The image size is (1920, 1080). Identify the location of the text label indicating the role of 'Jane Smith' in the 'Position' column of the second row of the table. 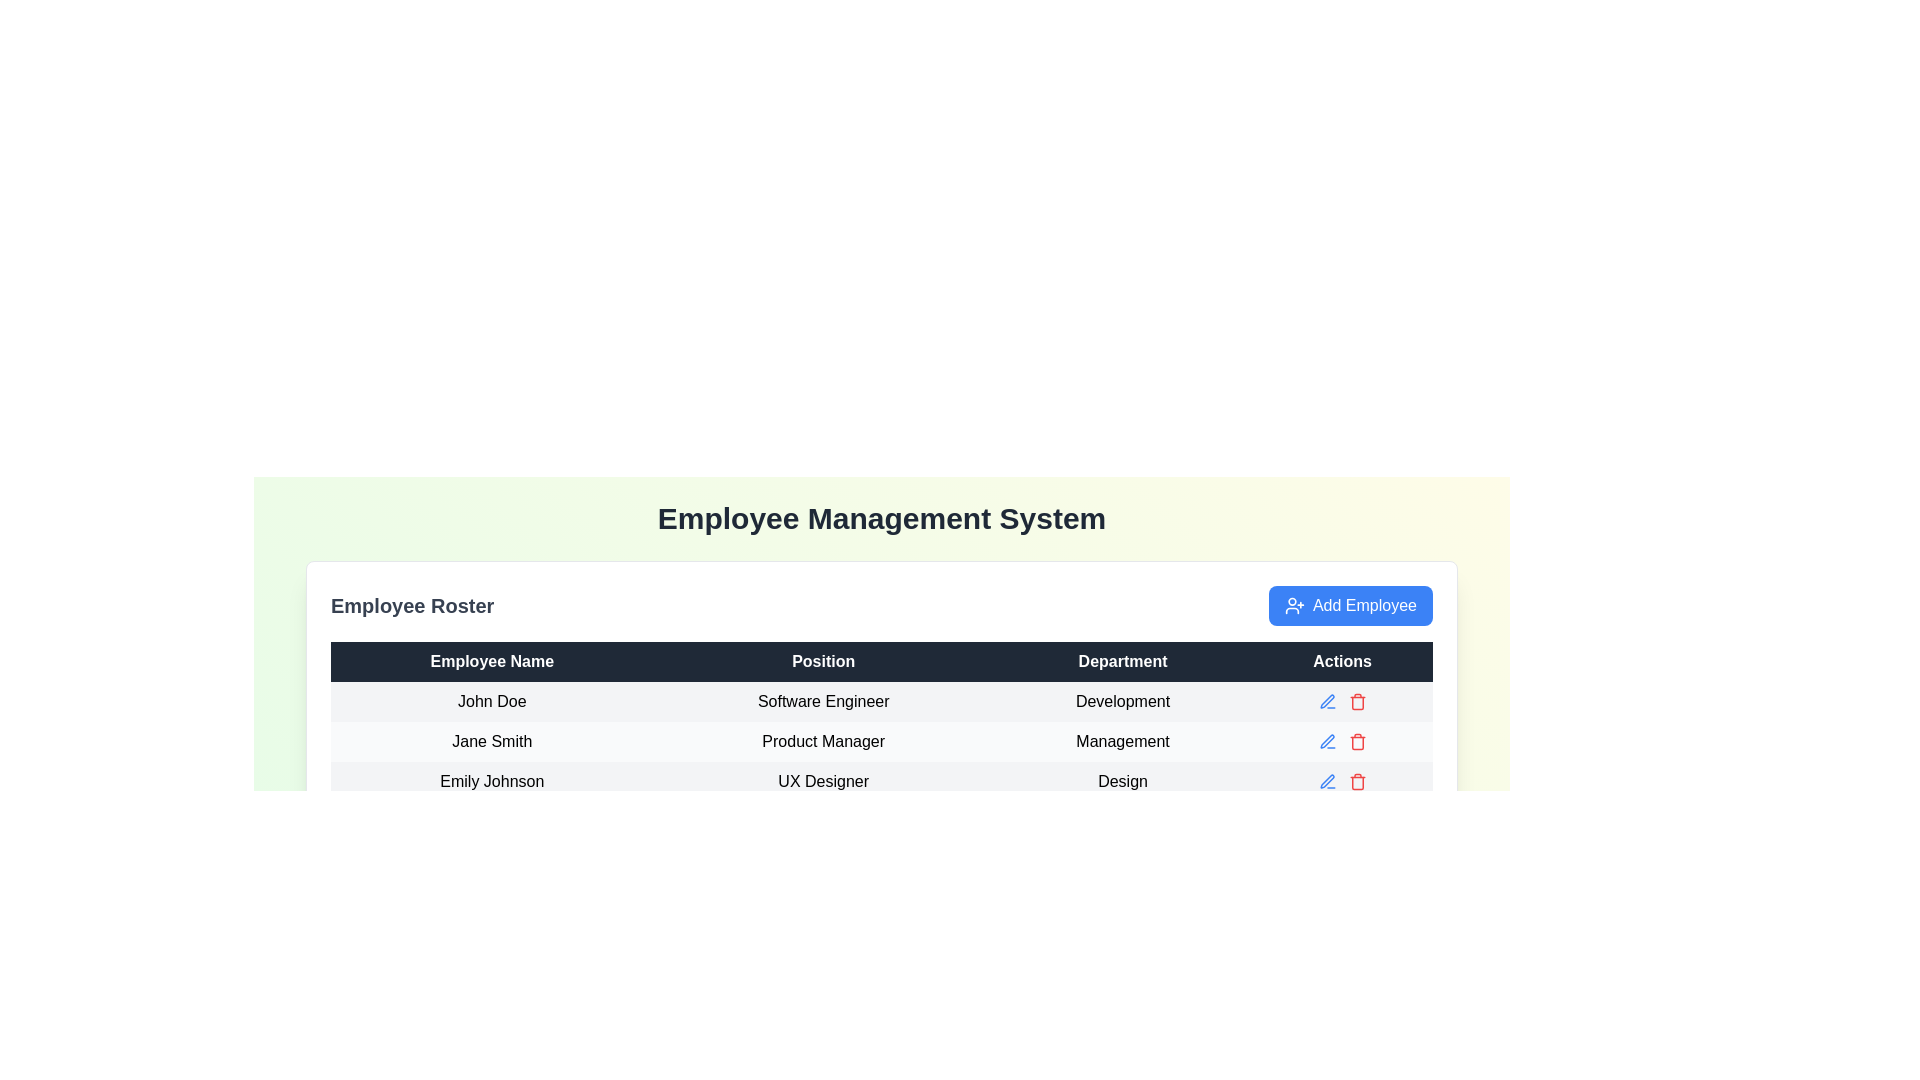
(823, 741).